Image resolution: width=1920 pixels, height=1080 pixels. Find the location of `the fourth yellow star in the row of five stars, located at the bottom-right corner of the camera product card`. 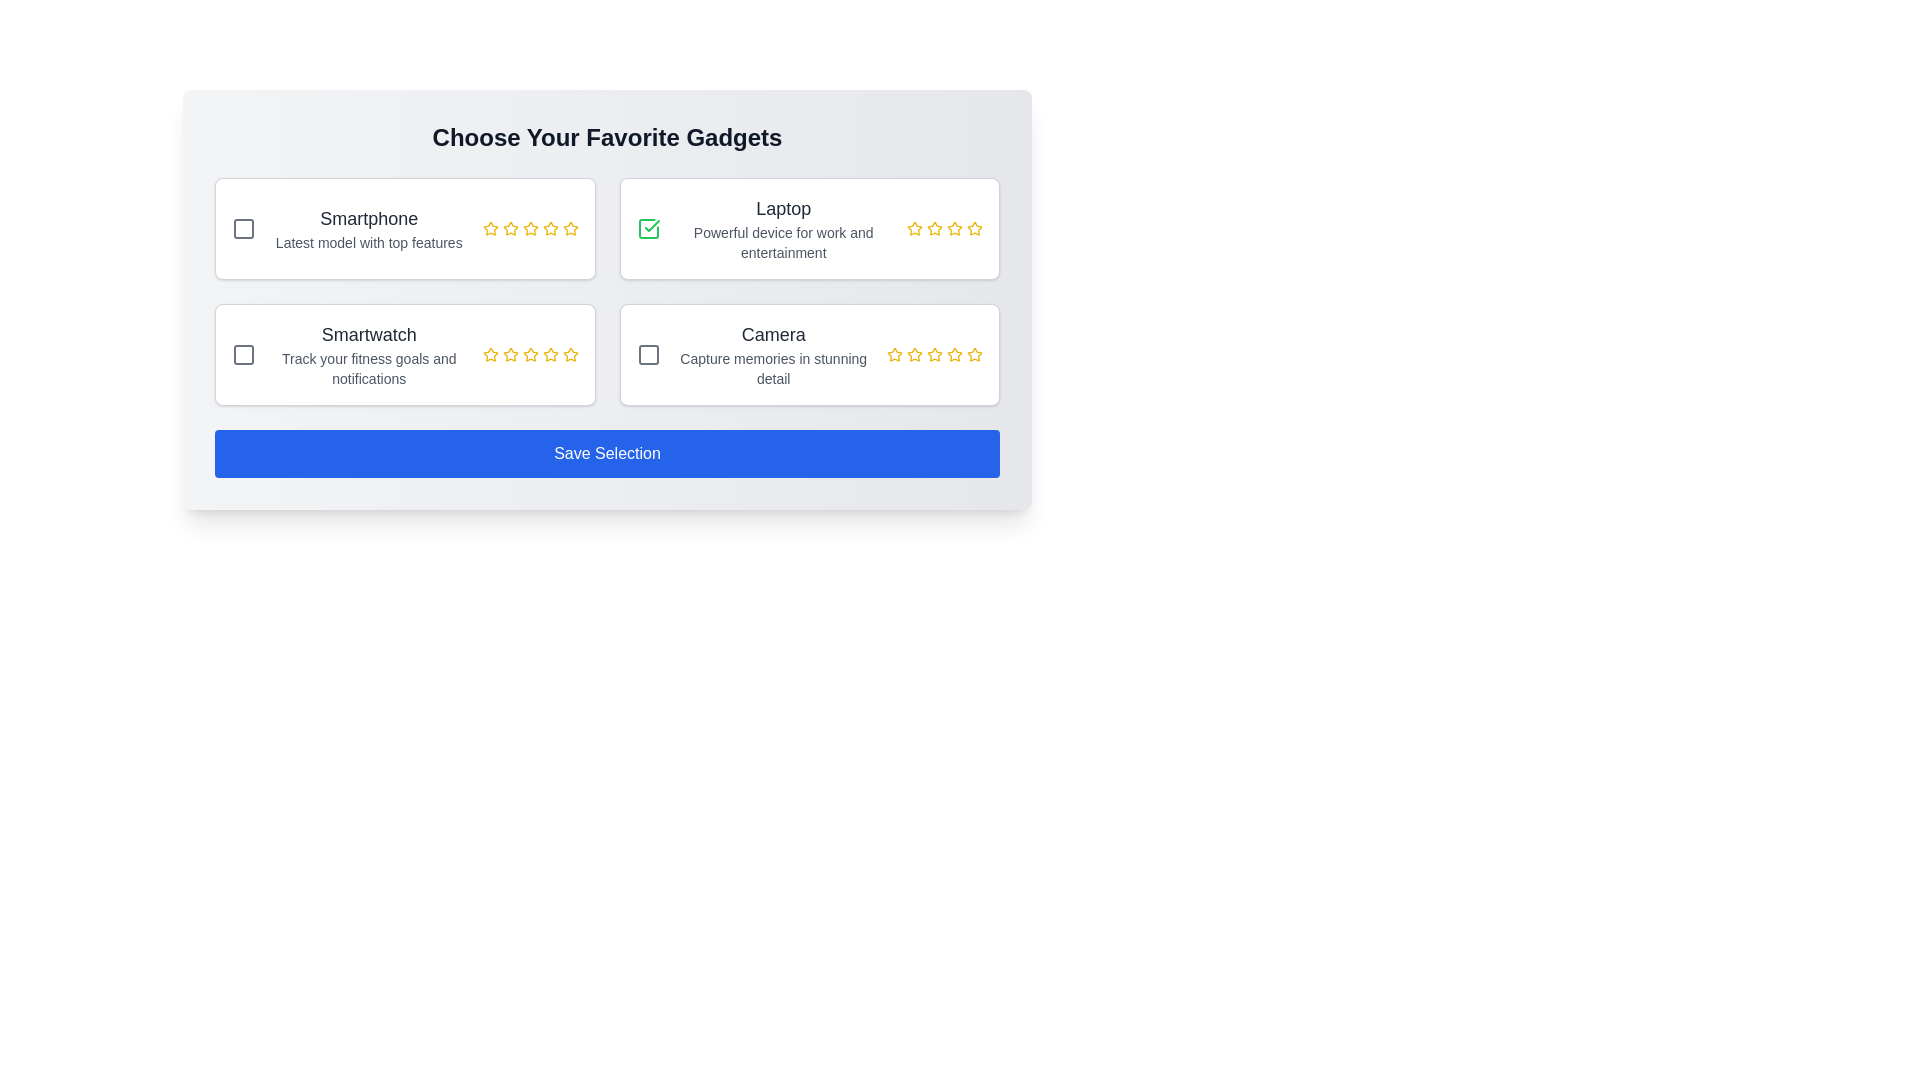

the fourth yellow star in the row of five stars, located at the bottom-right corner of the camera product card is located at coordinates (934, 353).